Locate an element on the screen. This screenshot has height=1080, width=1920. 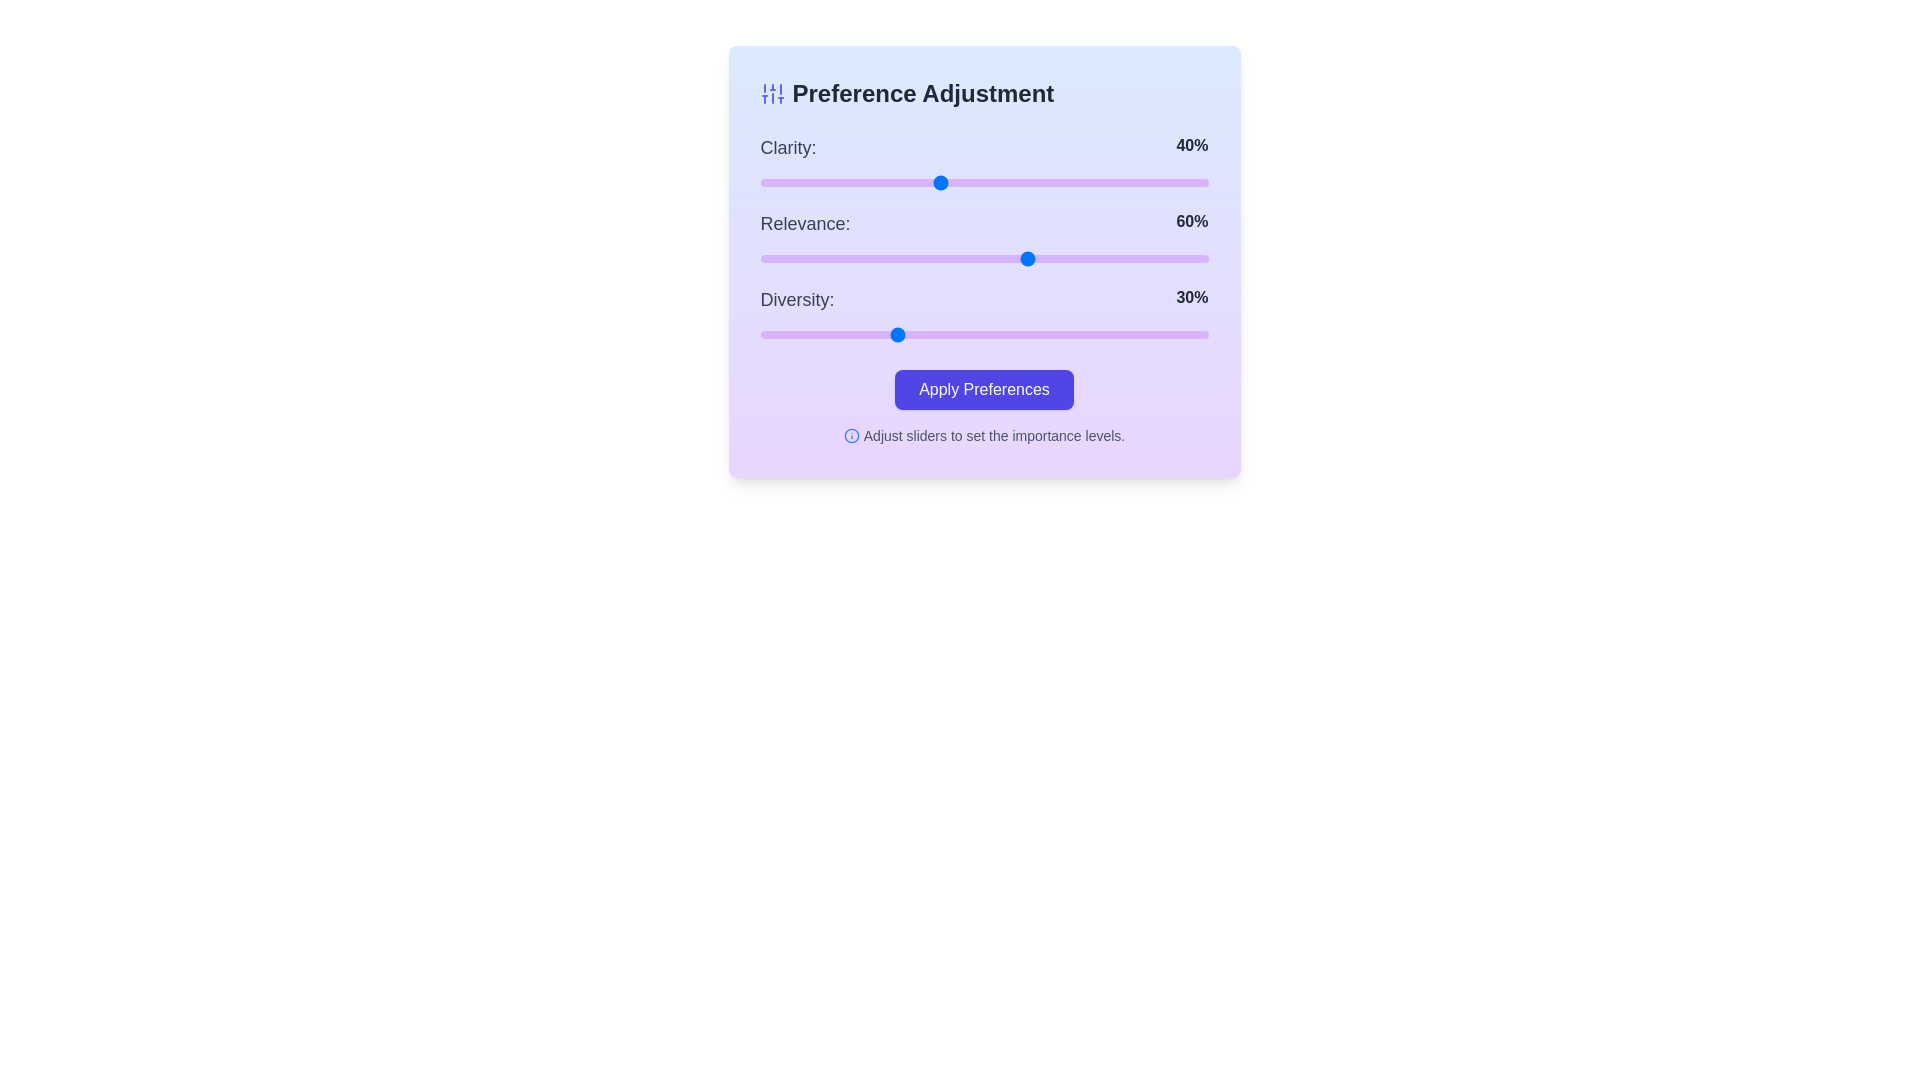
the slider for 1 to 84% is located at coordinates (1136, 257).